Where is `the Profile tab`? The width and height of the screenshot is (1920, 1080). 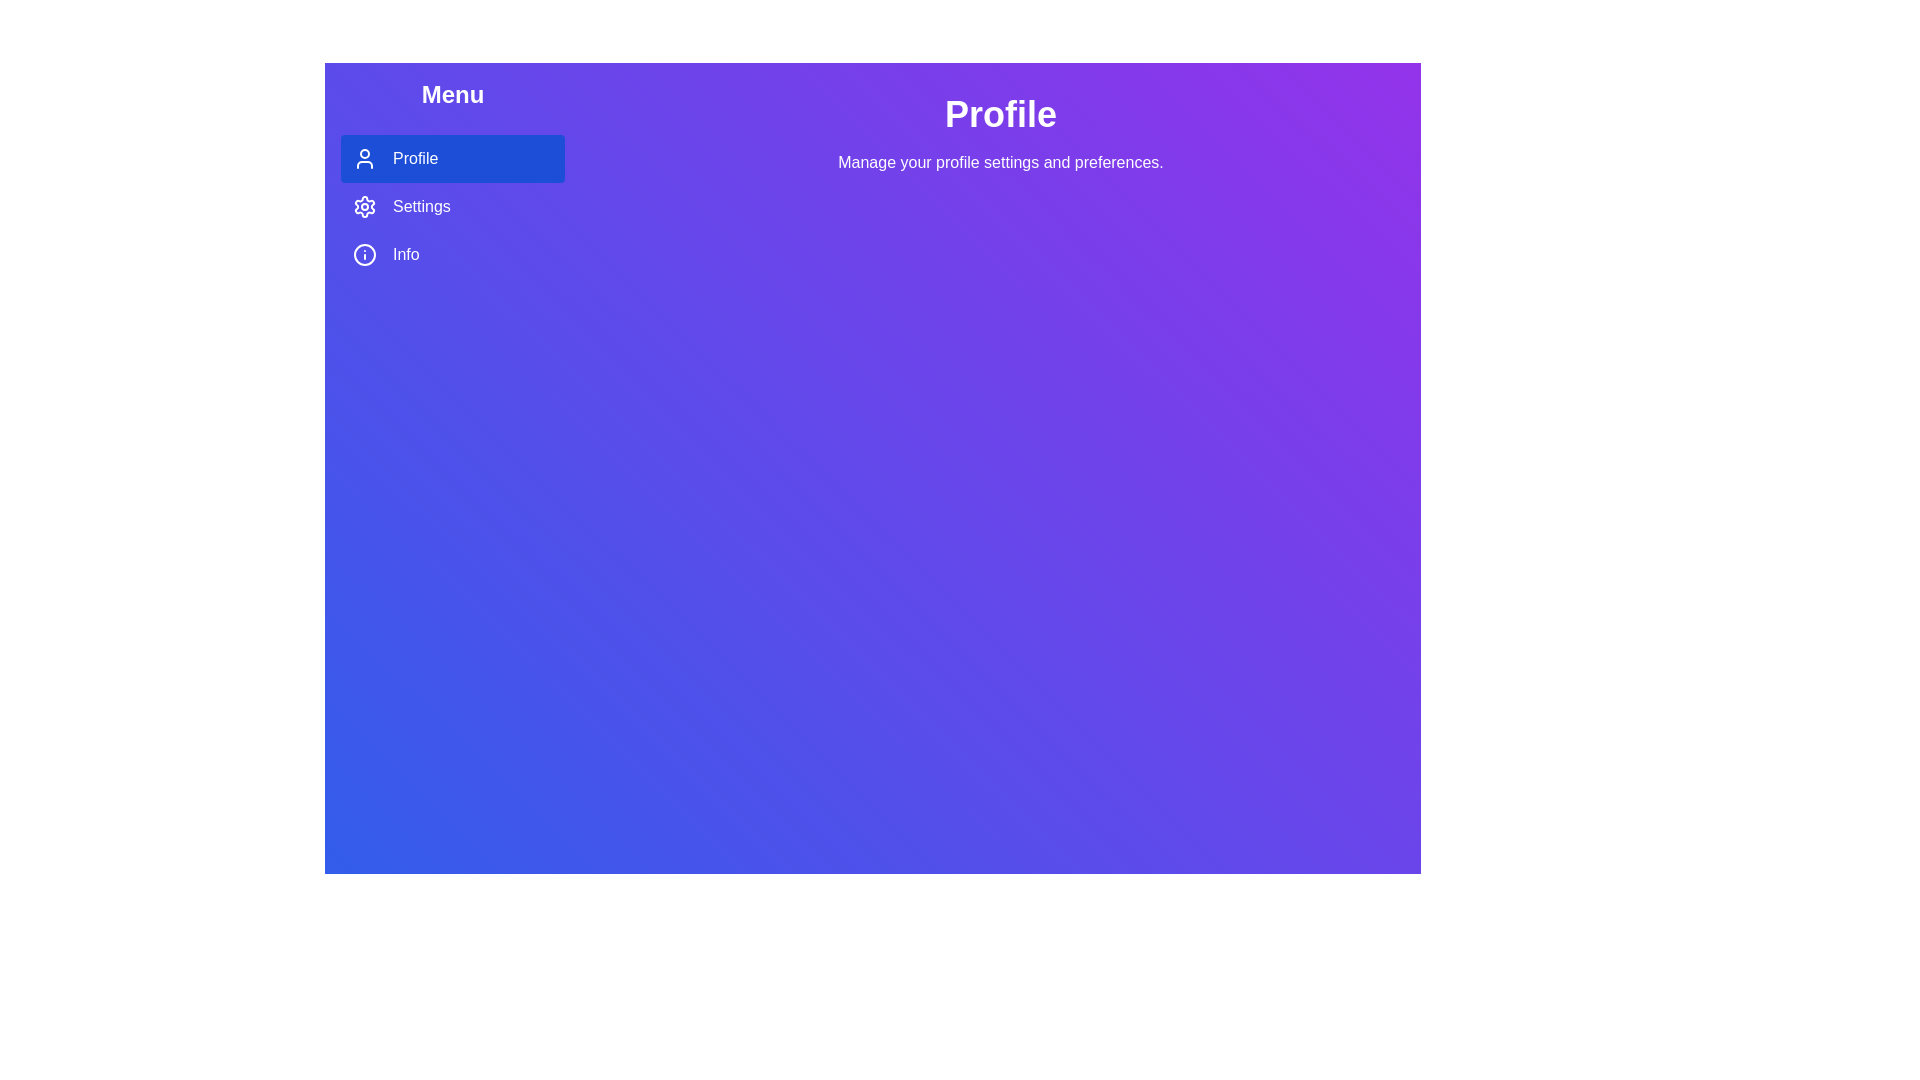
the Profile tab is located at coordinates (451, 157).